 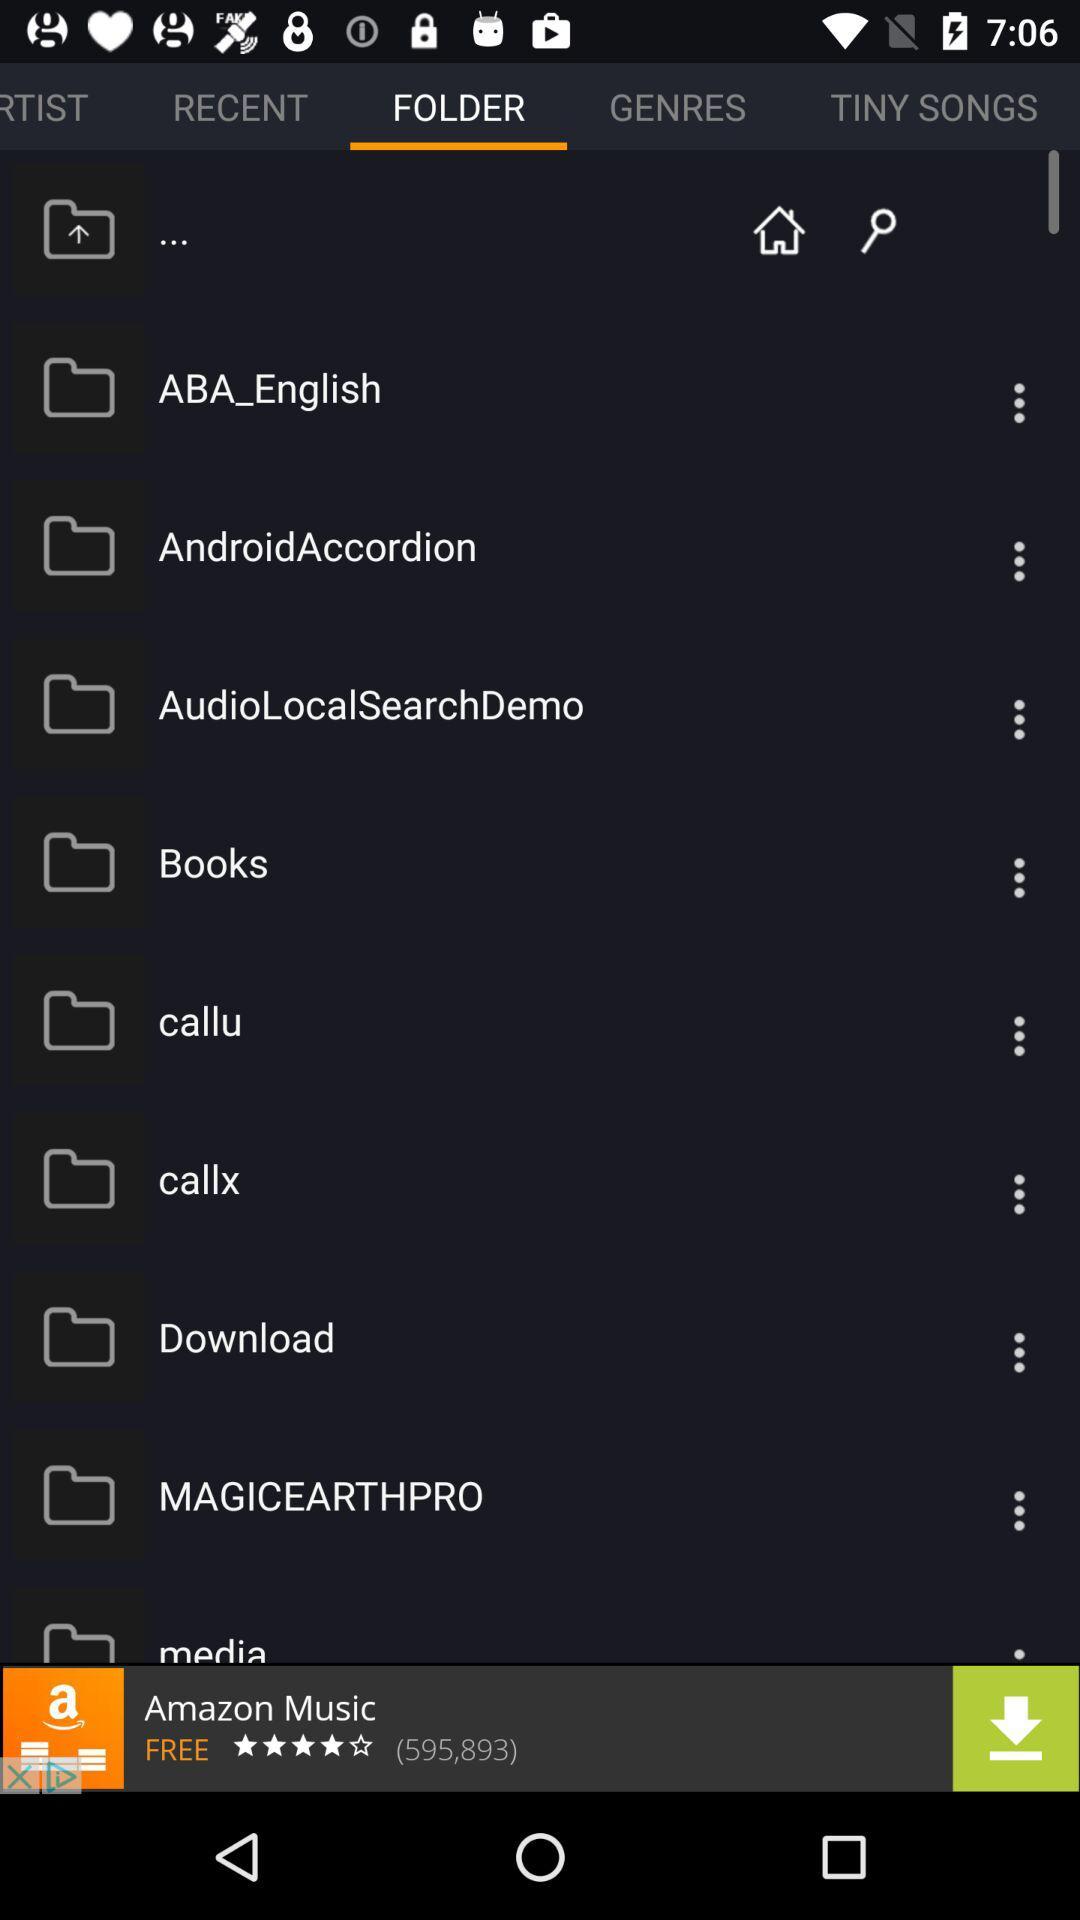 What do you see at coordinates (978, 1623) in the screenshot?
I see `expand options` at bounding box center [978, 1623].